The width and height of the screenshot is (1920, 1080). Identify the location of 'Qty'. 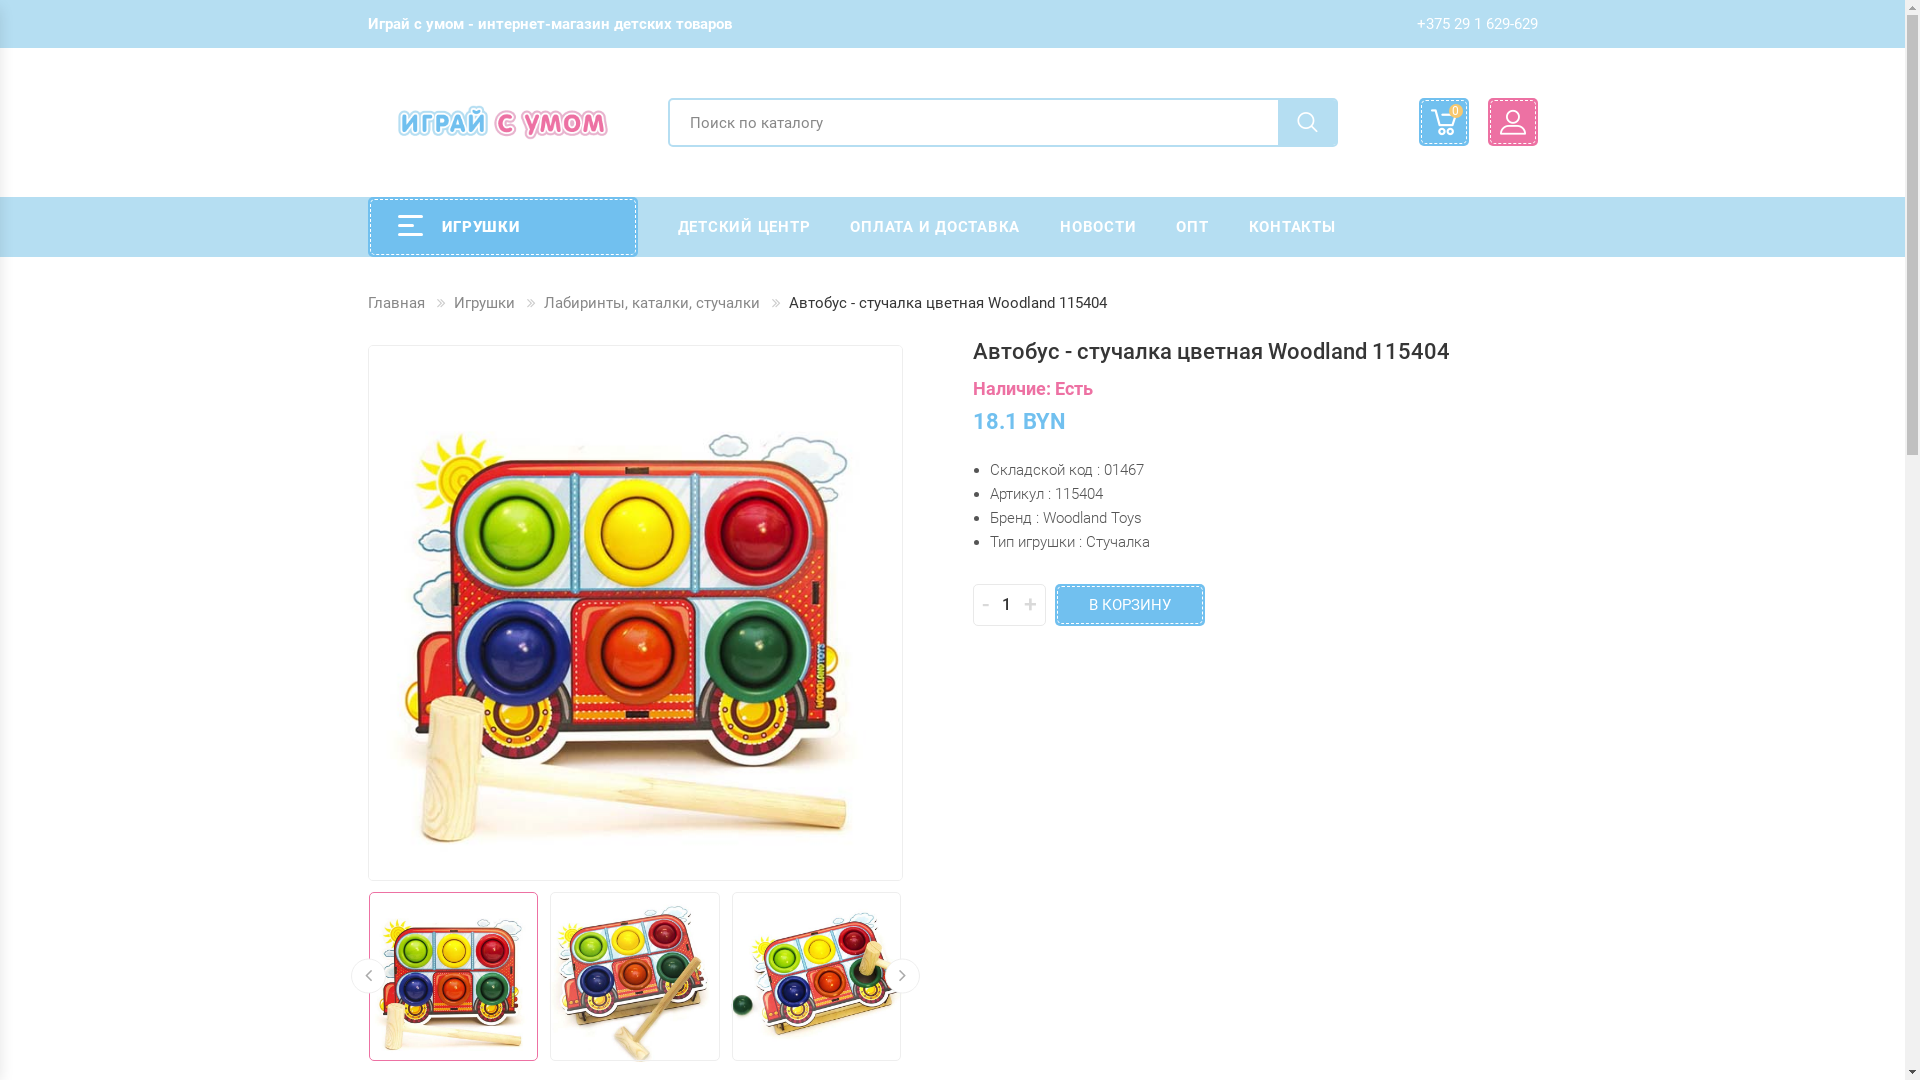
(1007, 604).